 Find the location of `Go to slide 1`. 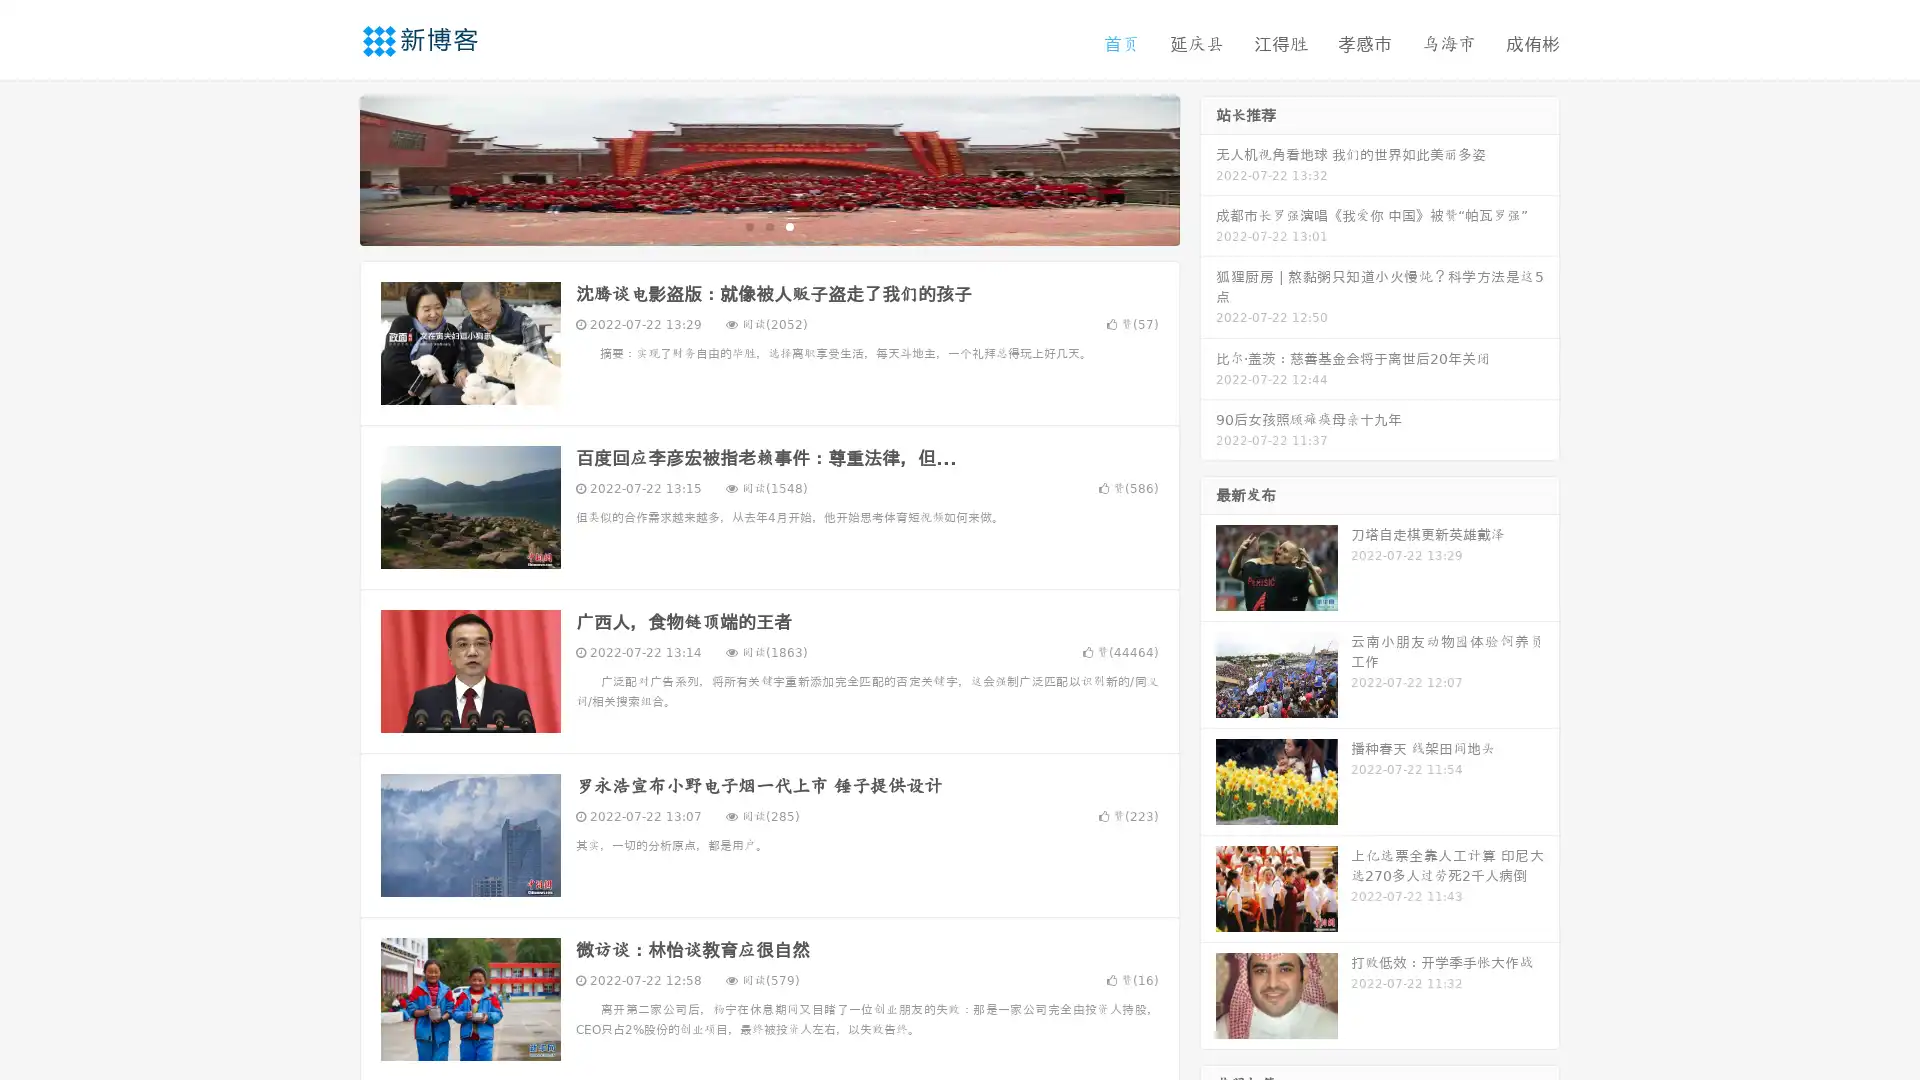

Go to slide 1 is located at coordinates (748, 225).